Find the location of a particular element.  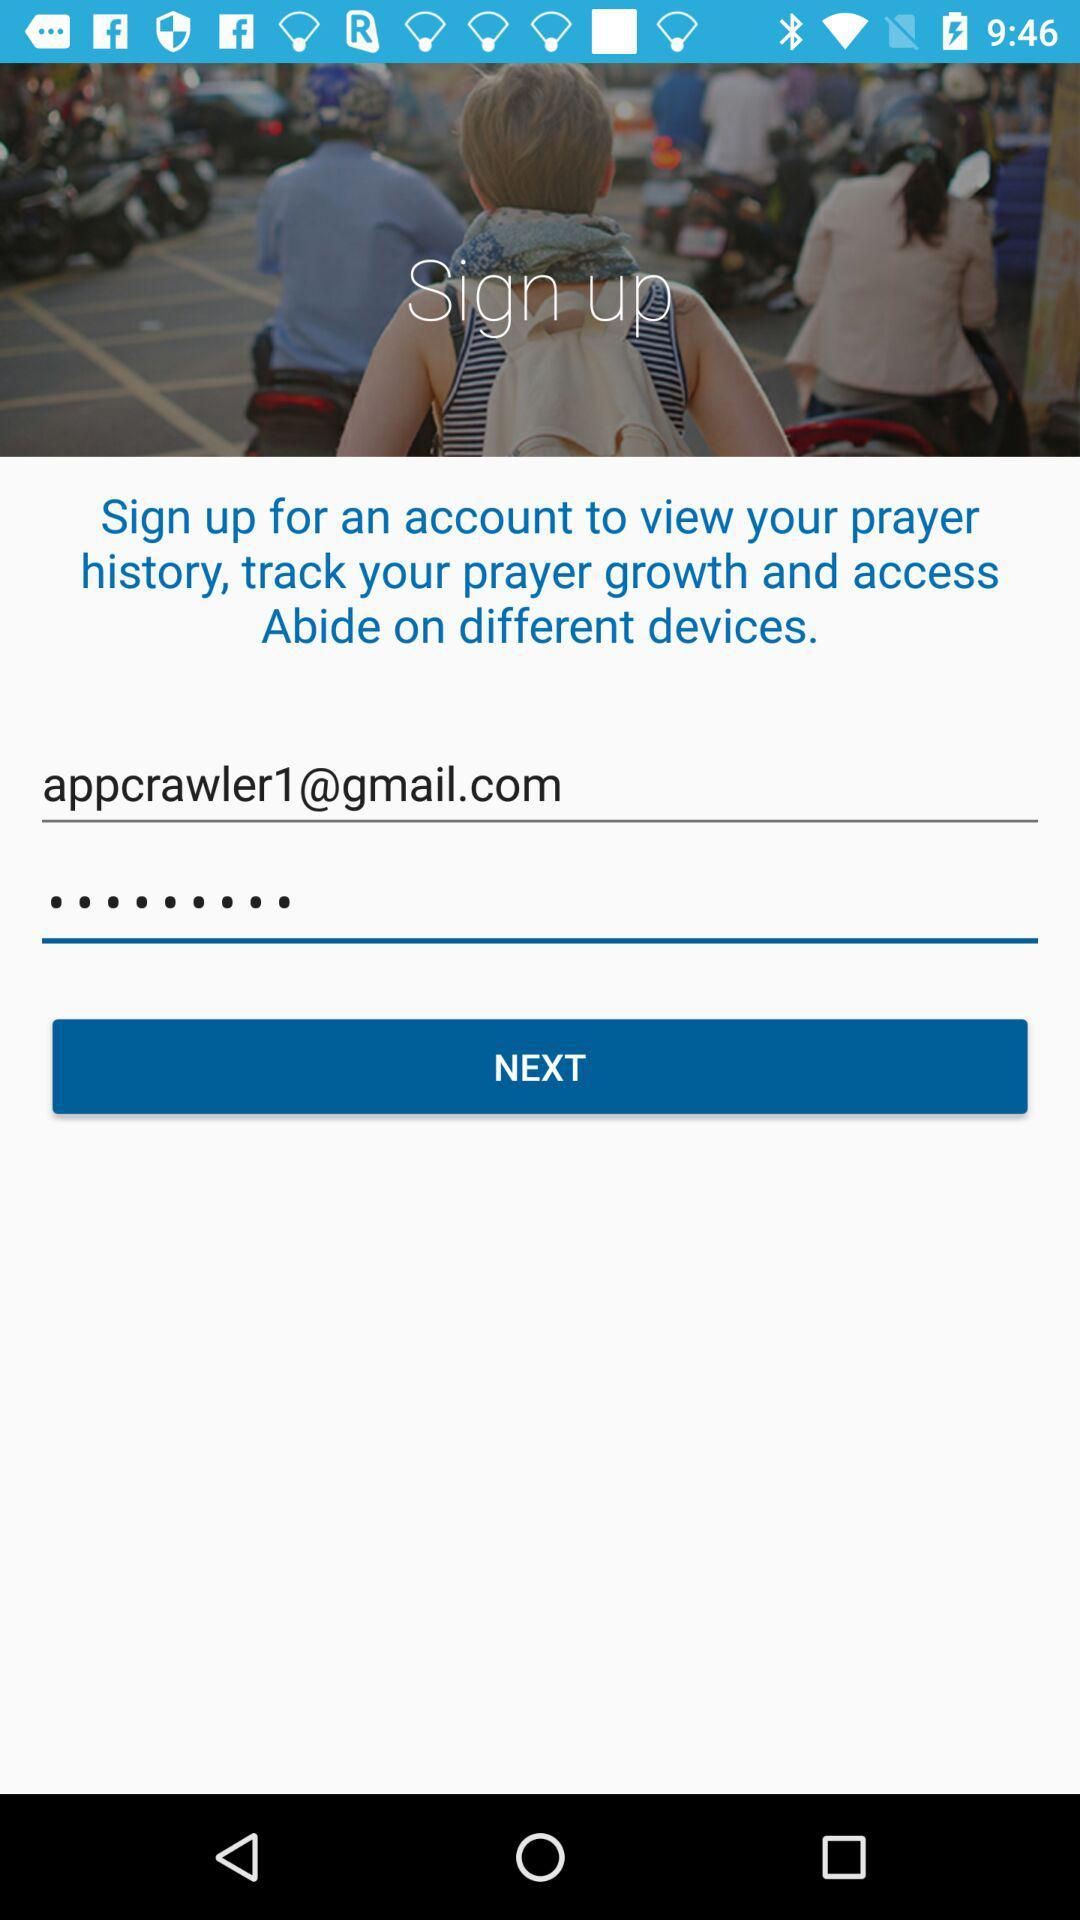

icon above the next icon is located at coordinates (540, 901).